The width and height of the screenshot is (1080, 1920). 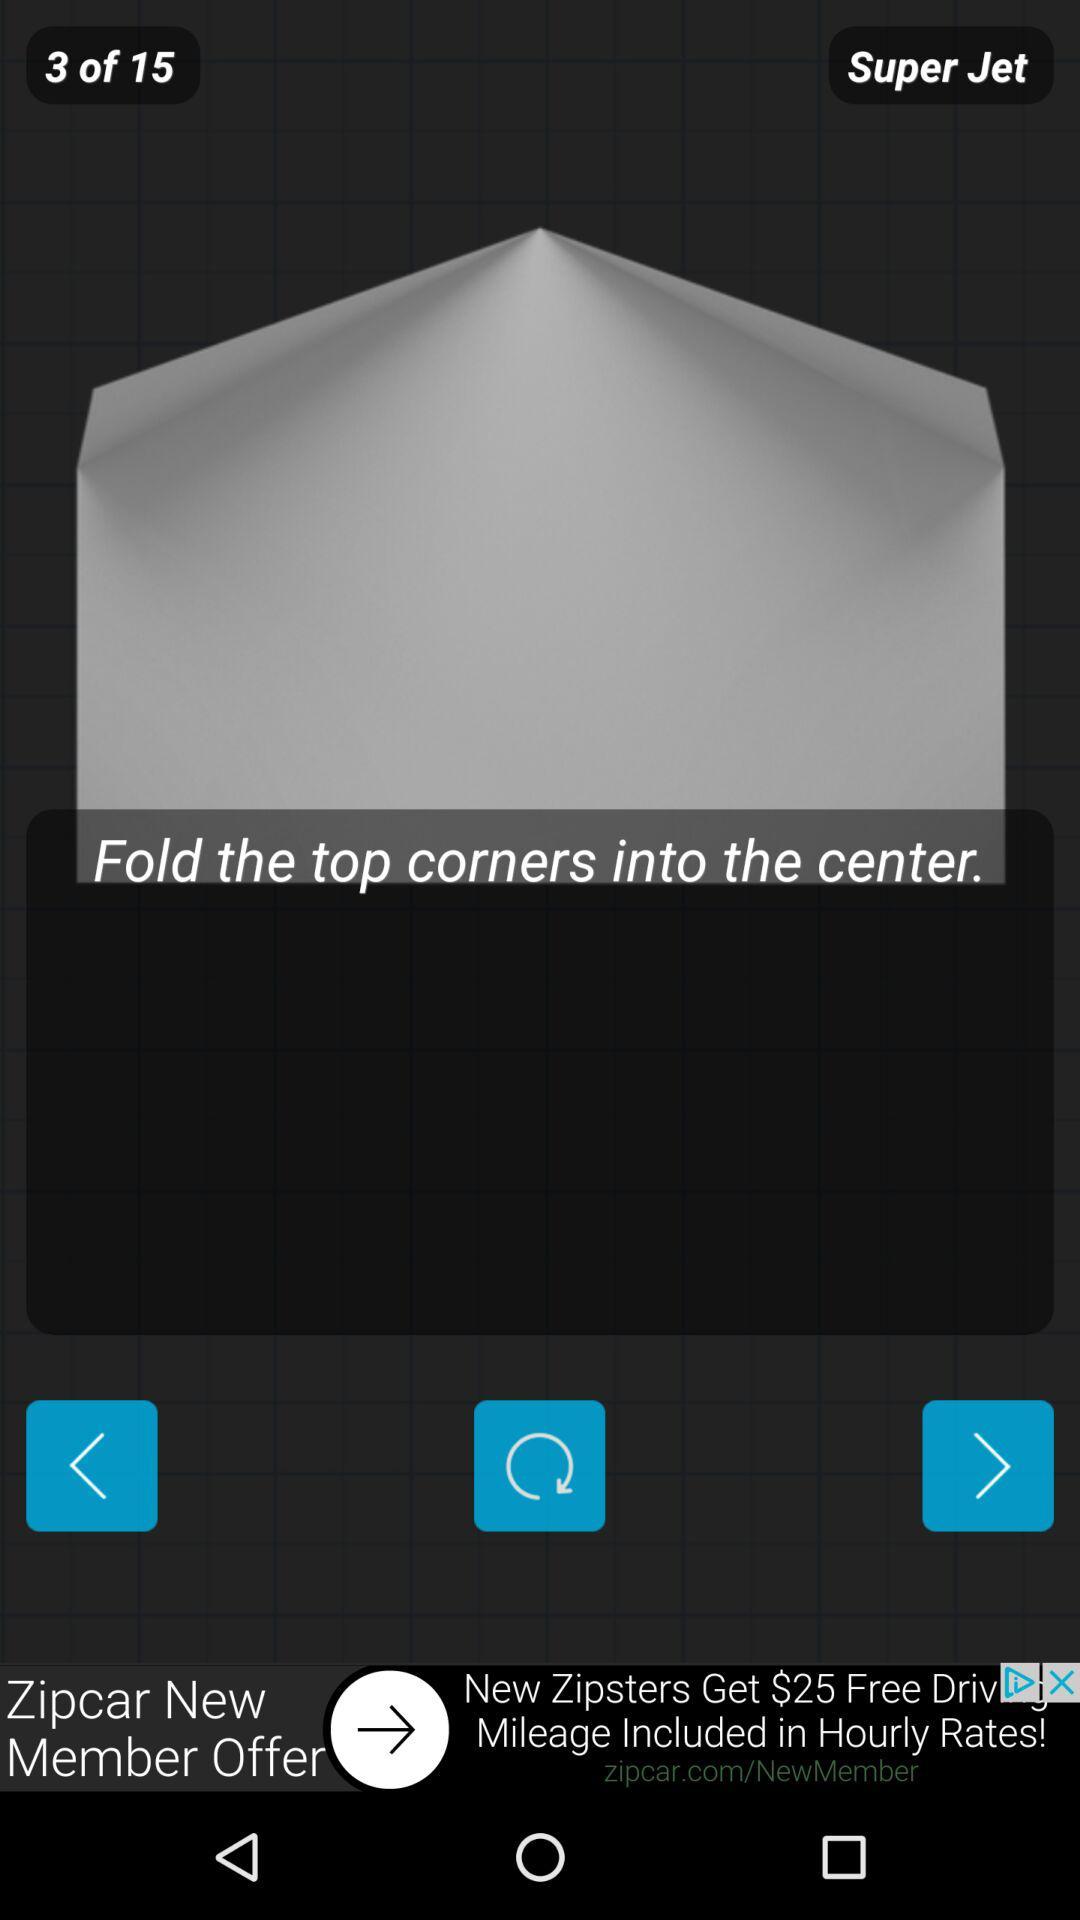 I want to click on this advertised product, so click(x=540, y=1727).